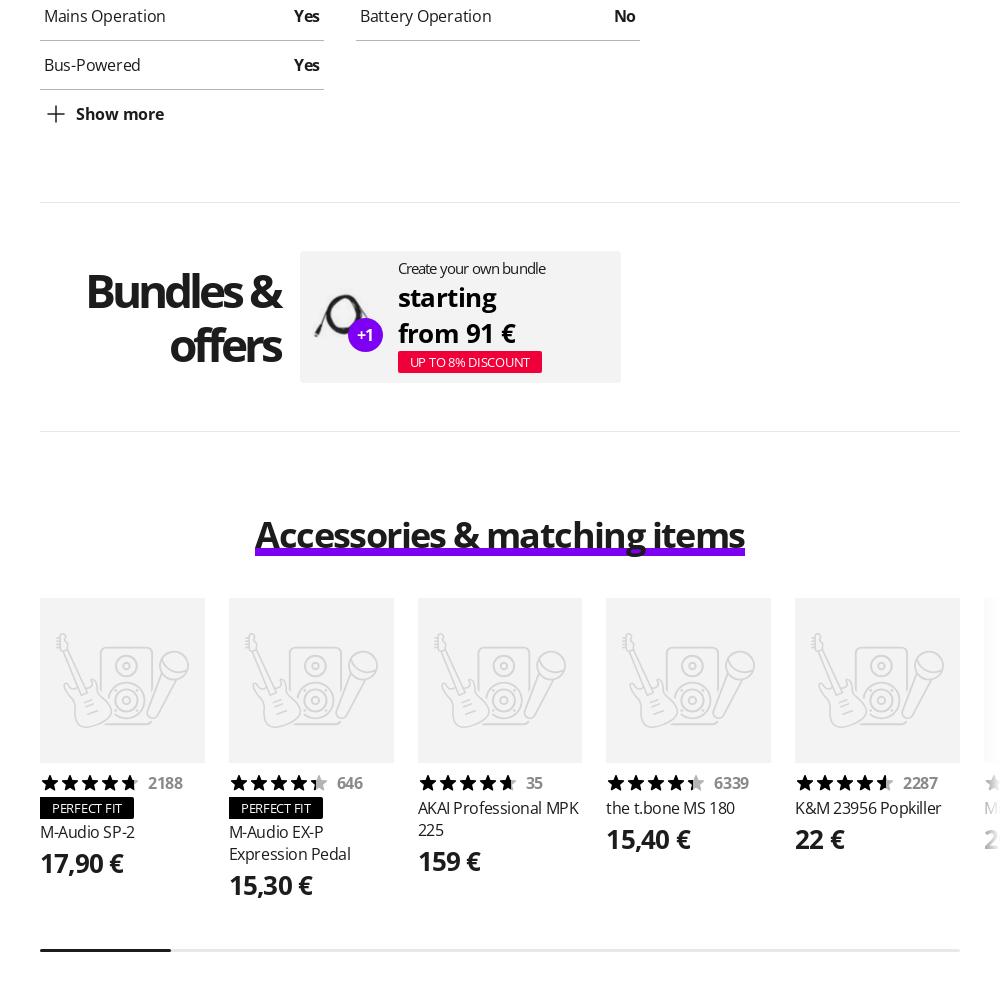 This screenshot has height=981, width=1000. What do you see at coordinates (813, 807) in the screenshot?
I see `'K&M'` at bounding box center [813, 807].